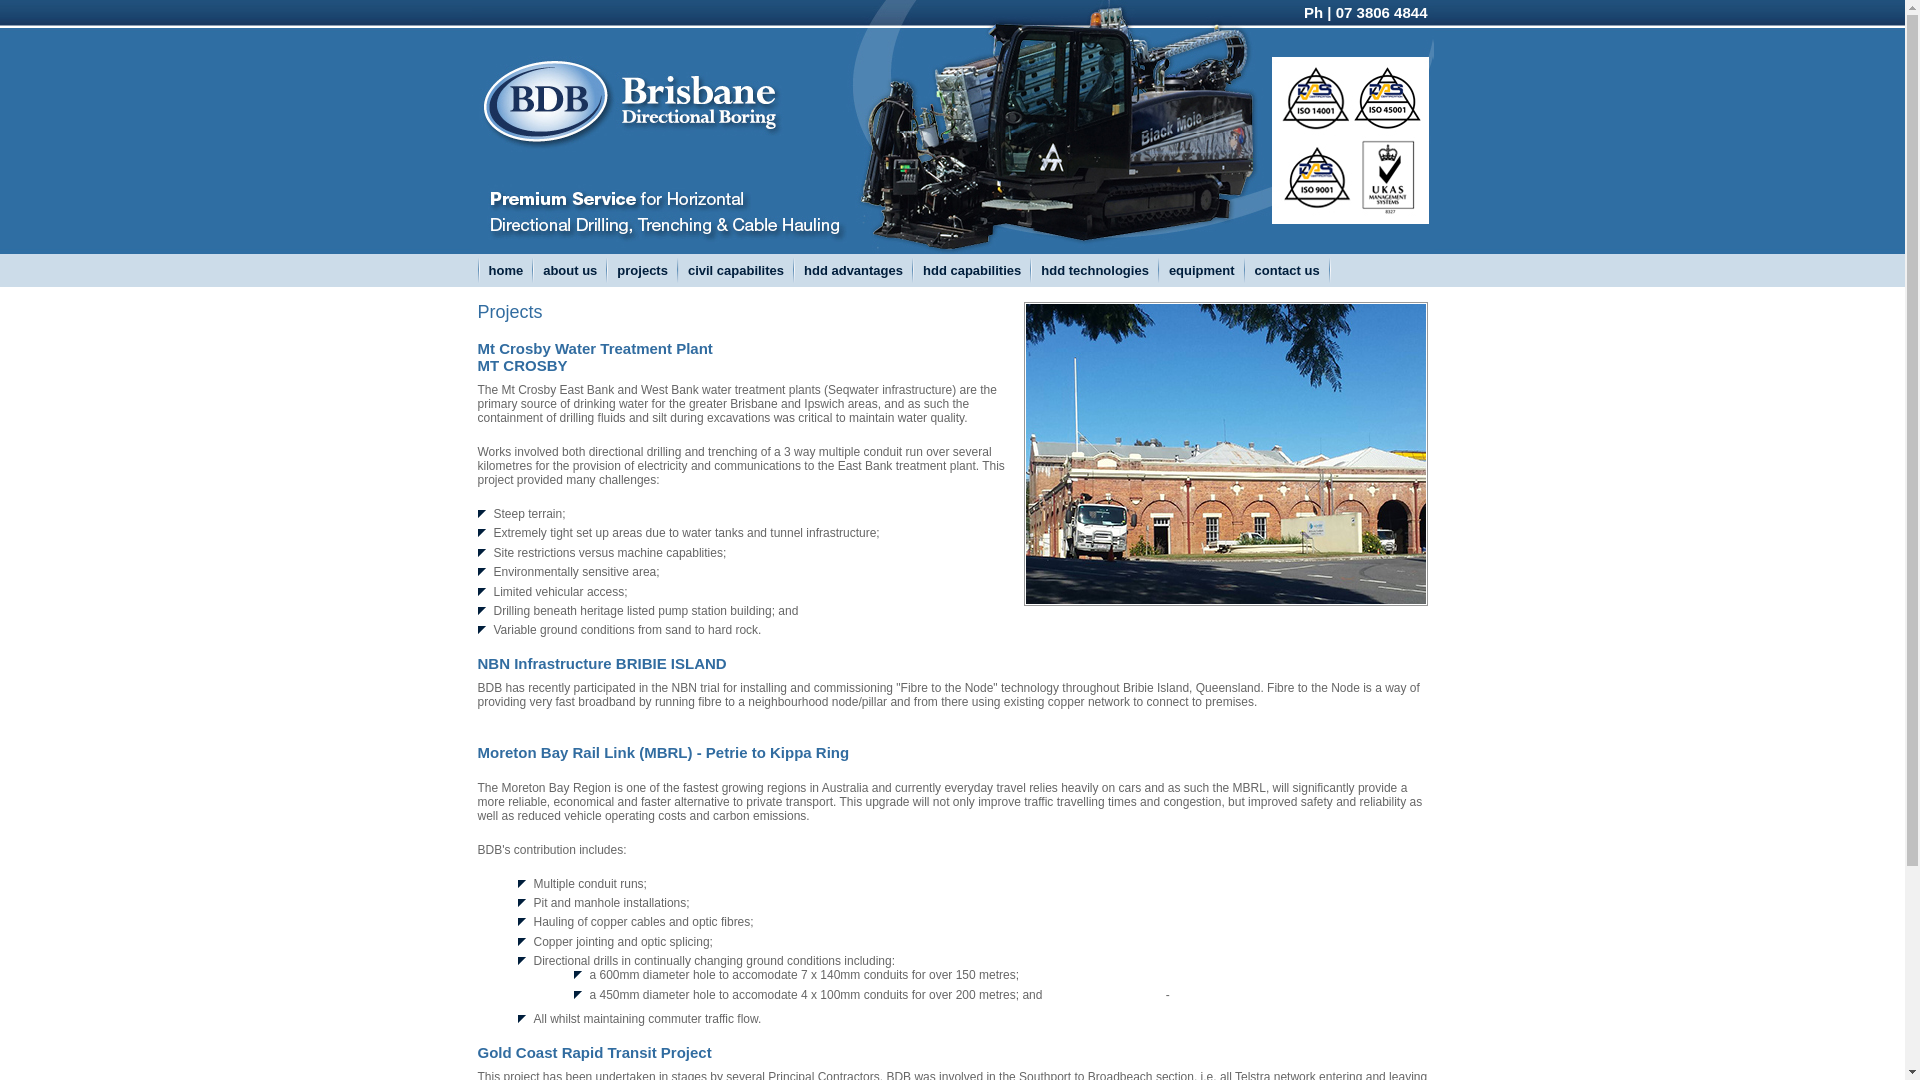 The height and width of the screenshot is (1080, 1920). Describe the element at coordinates (569, 270) in the screenshot. I see `'about us'` at that location.